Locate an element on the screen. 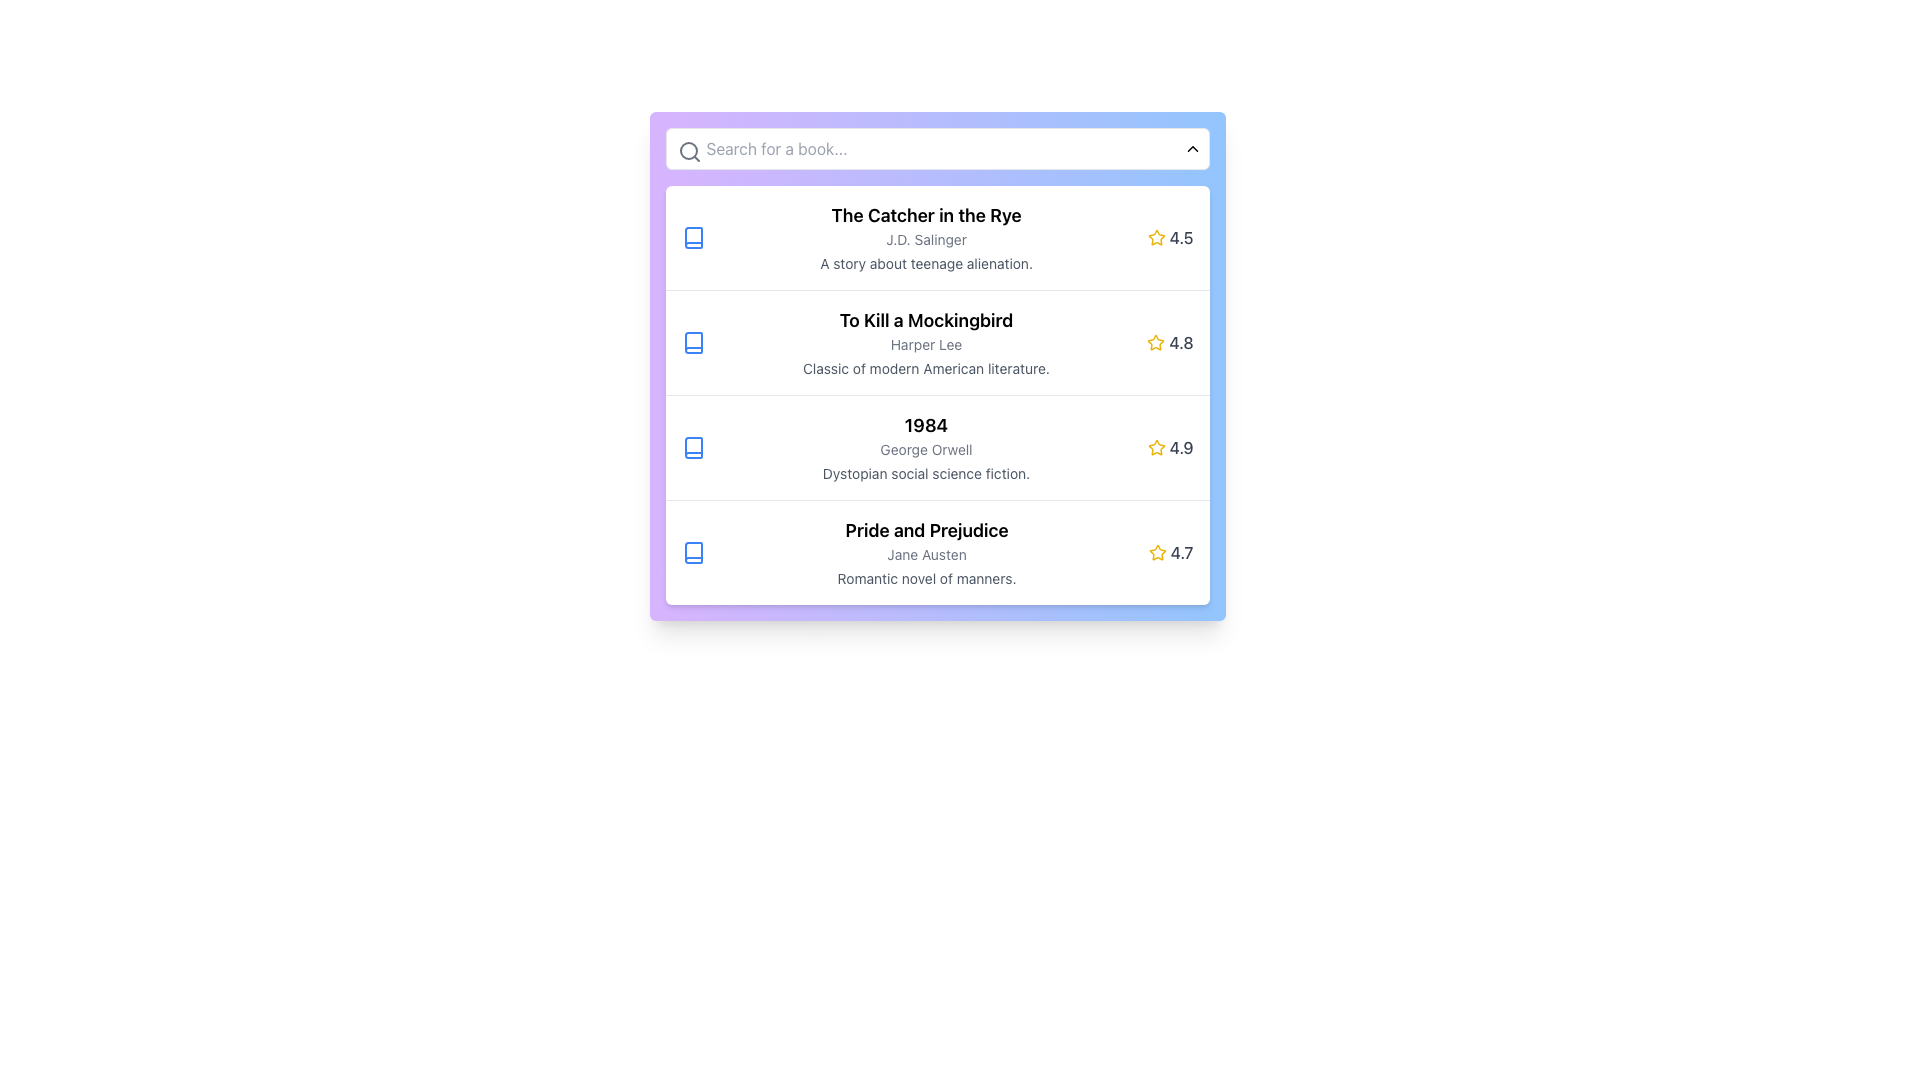 This screenshot has height=1080, width=1920. the List Entry Content Block displaying '1984' by George Orwell, which consists of three lines of text with the first line in bold and large font, the second line in smaller gray font, and the third line in slightly smaller gray font is located at coordinates (925, 446).